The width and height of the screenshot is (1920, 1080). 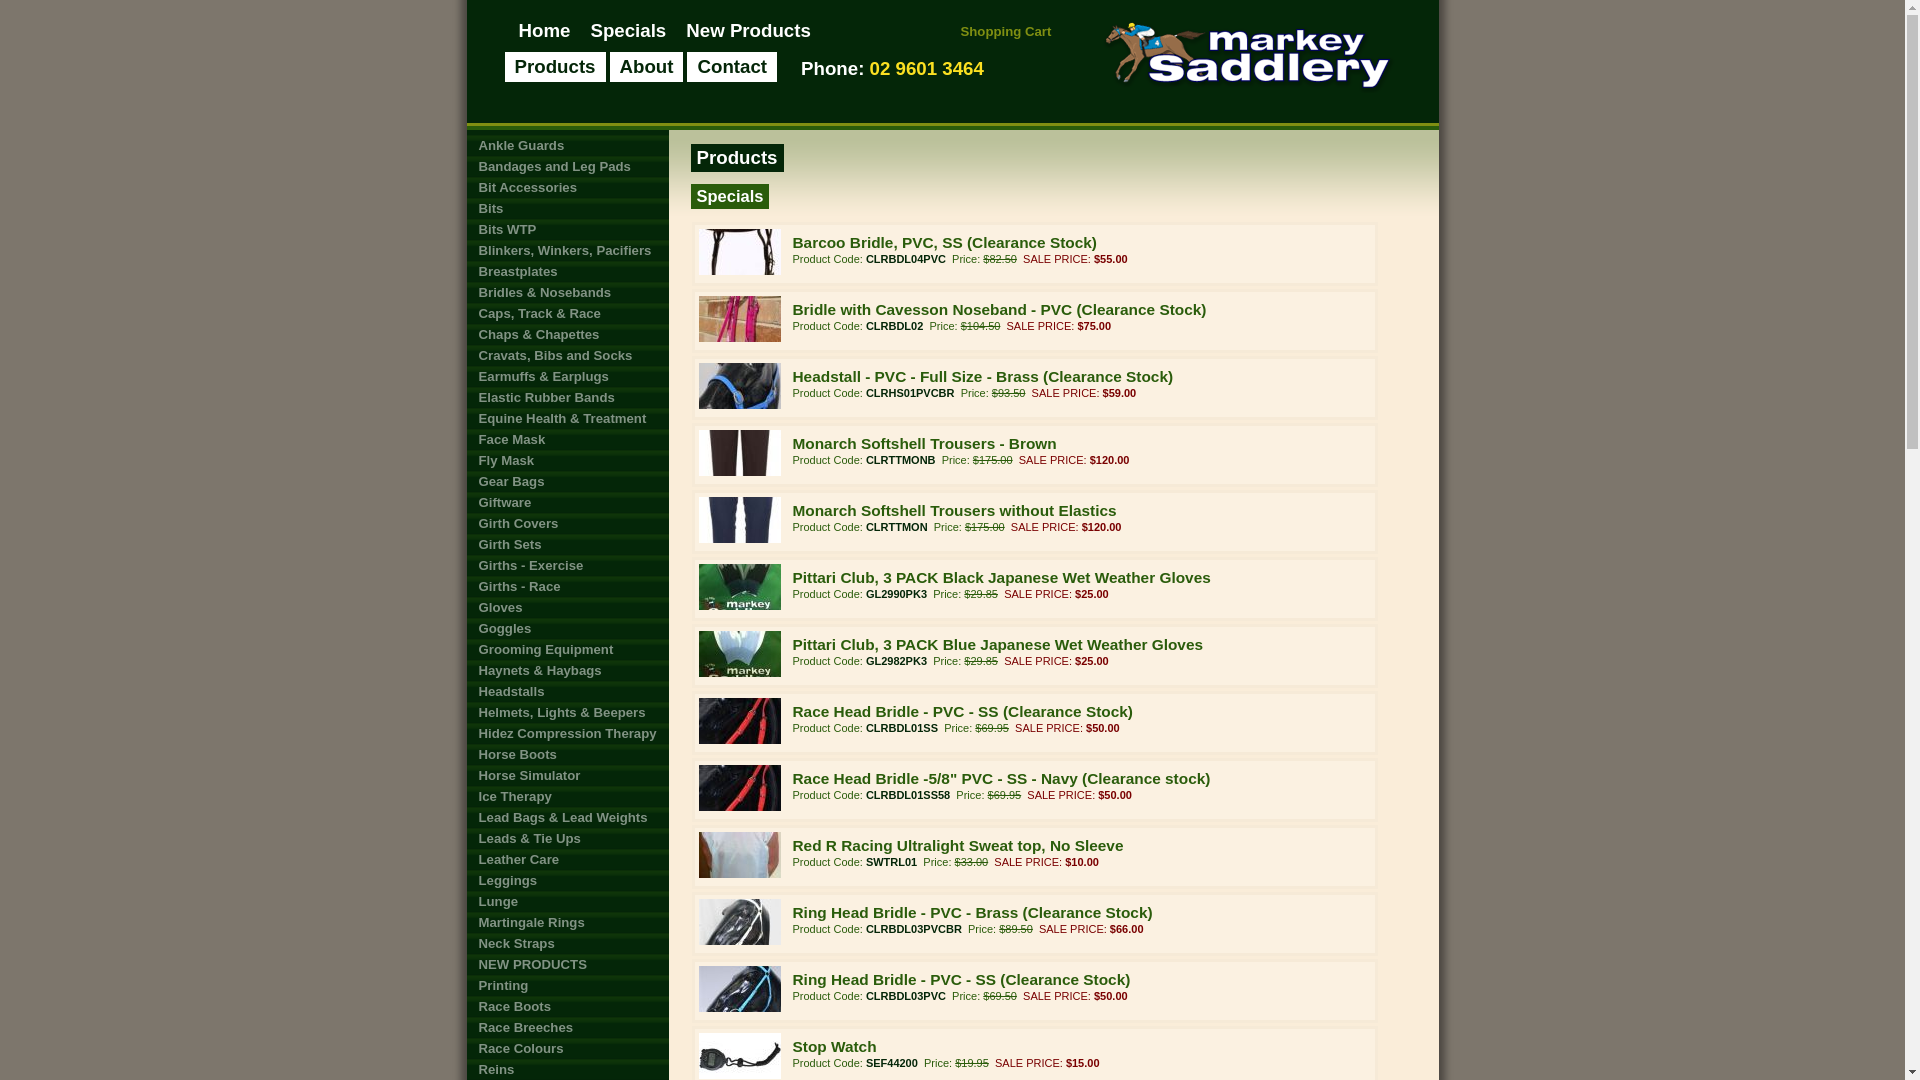 What do you see at coordinates (565, 354) in the screenshot?
I see `'Cravats, Bibs and Socks'` at bounding box center [565, 354].